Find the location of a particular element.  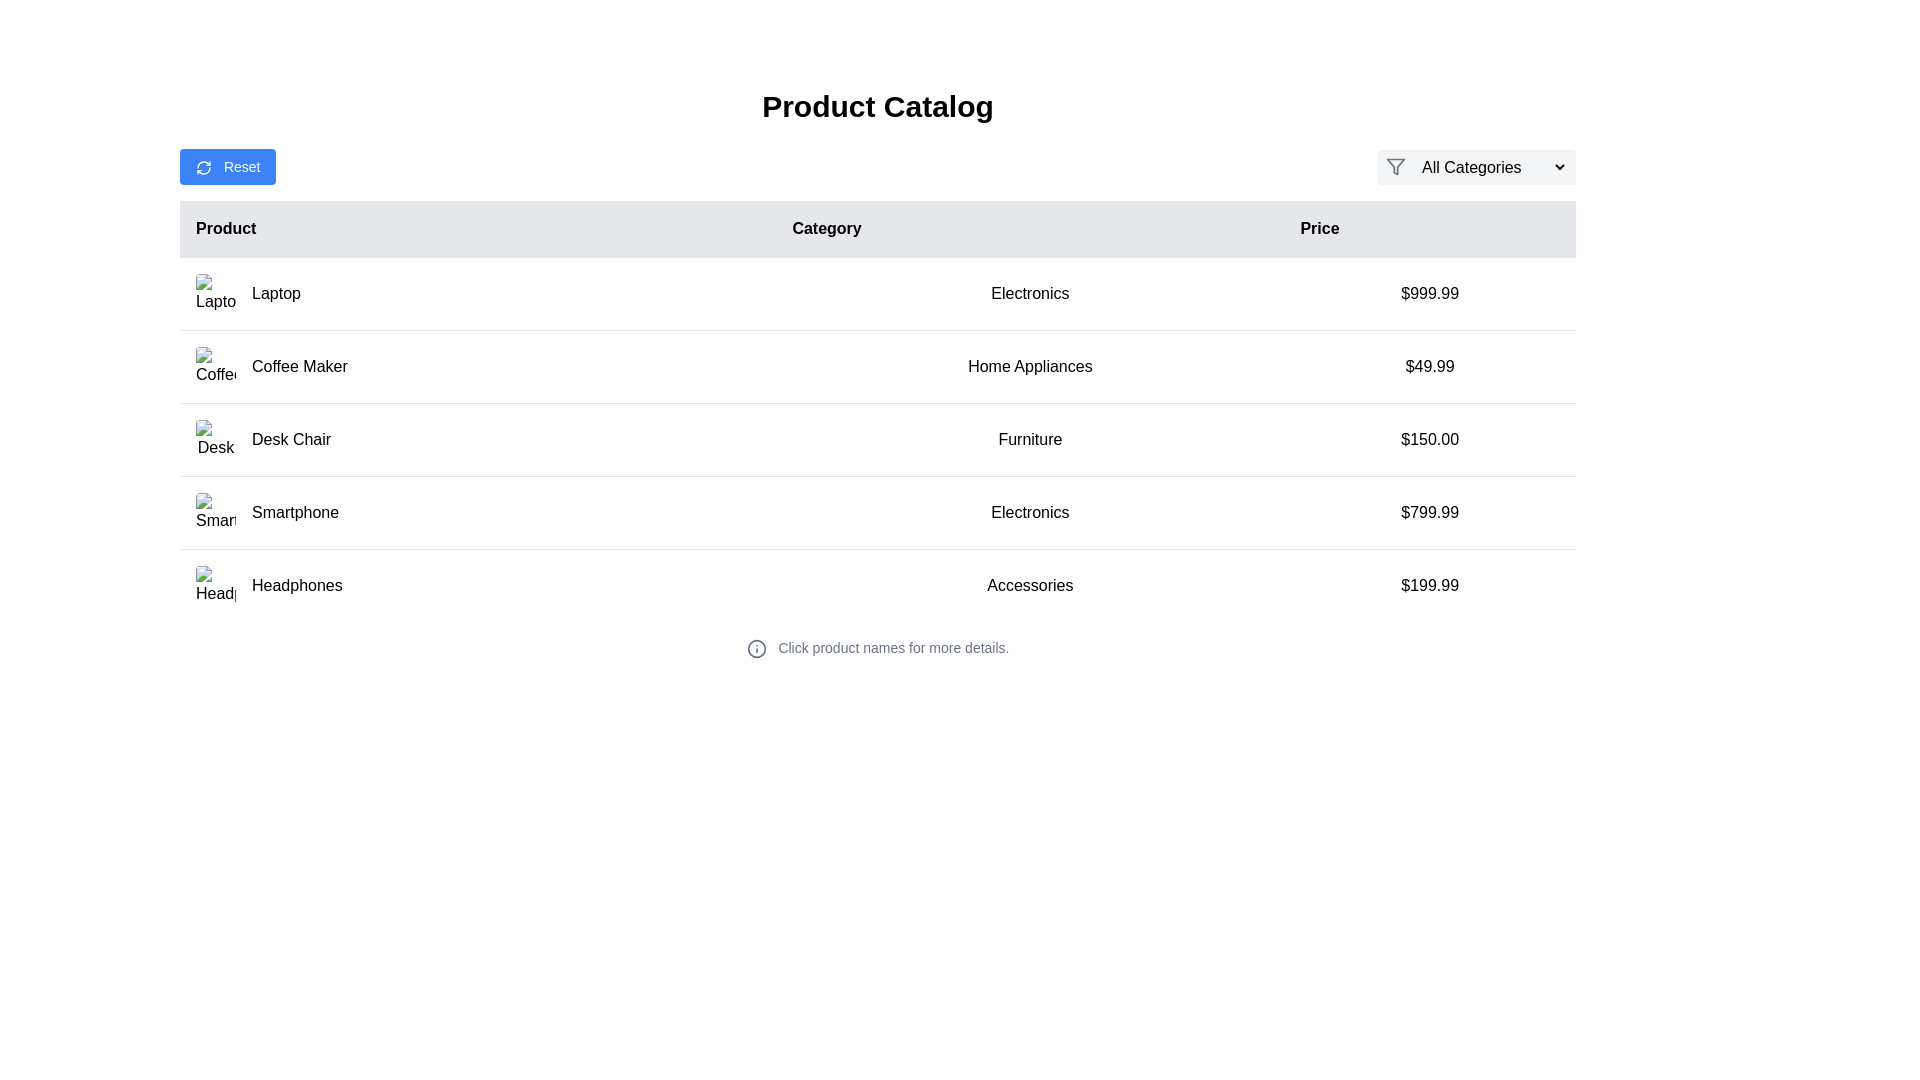

the 'Accessories' text label in the 'Category' column of the fifth row in the product listing table is located at coordinates (1030, 585).